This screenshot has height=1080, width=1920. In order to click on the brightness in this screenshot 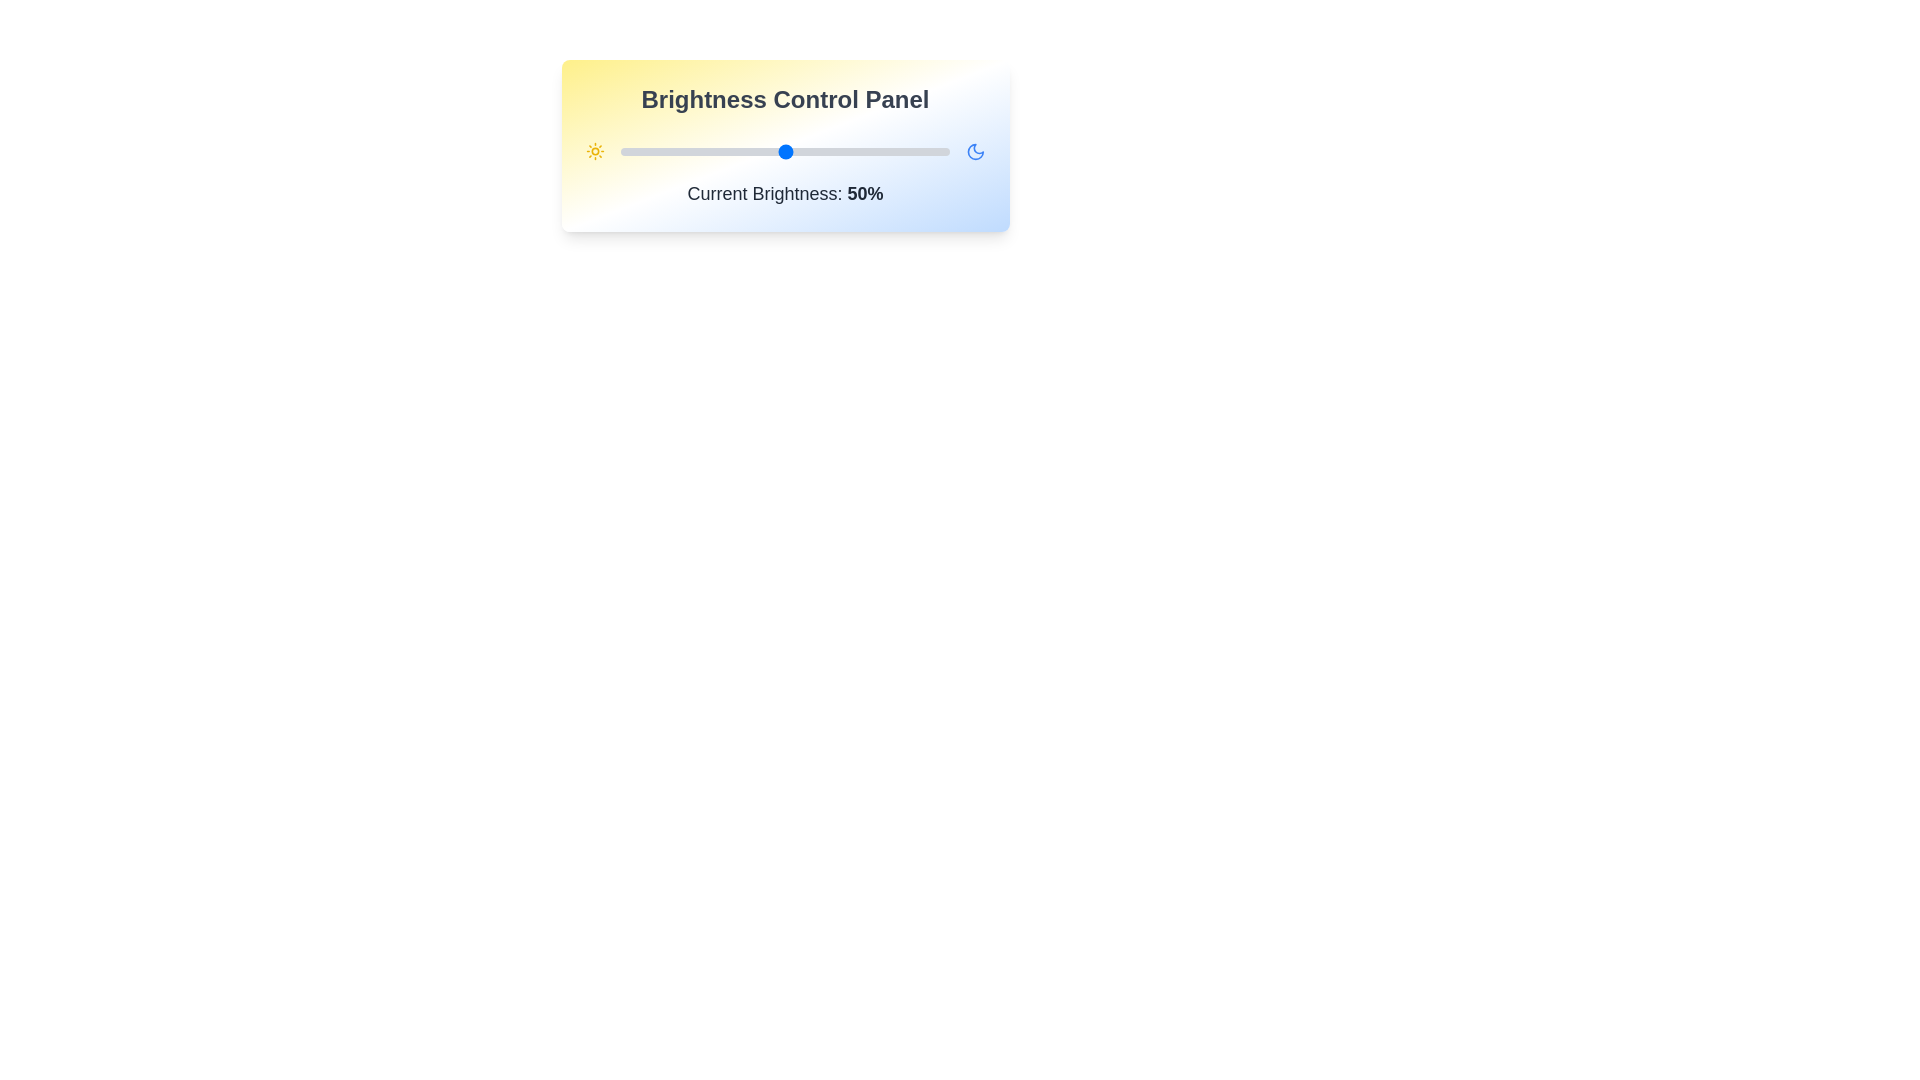, I will do `click(854, 150)`.